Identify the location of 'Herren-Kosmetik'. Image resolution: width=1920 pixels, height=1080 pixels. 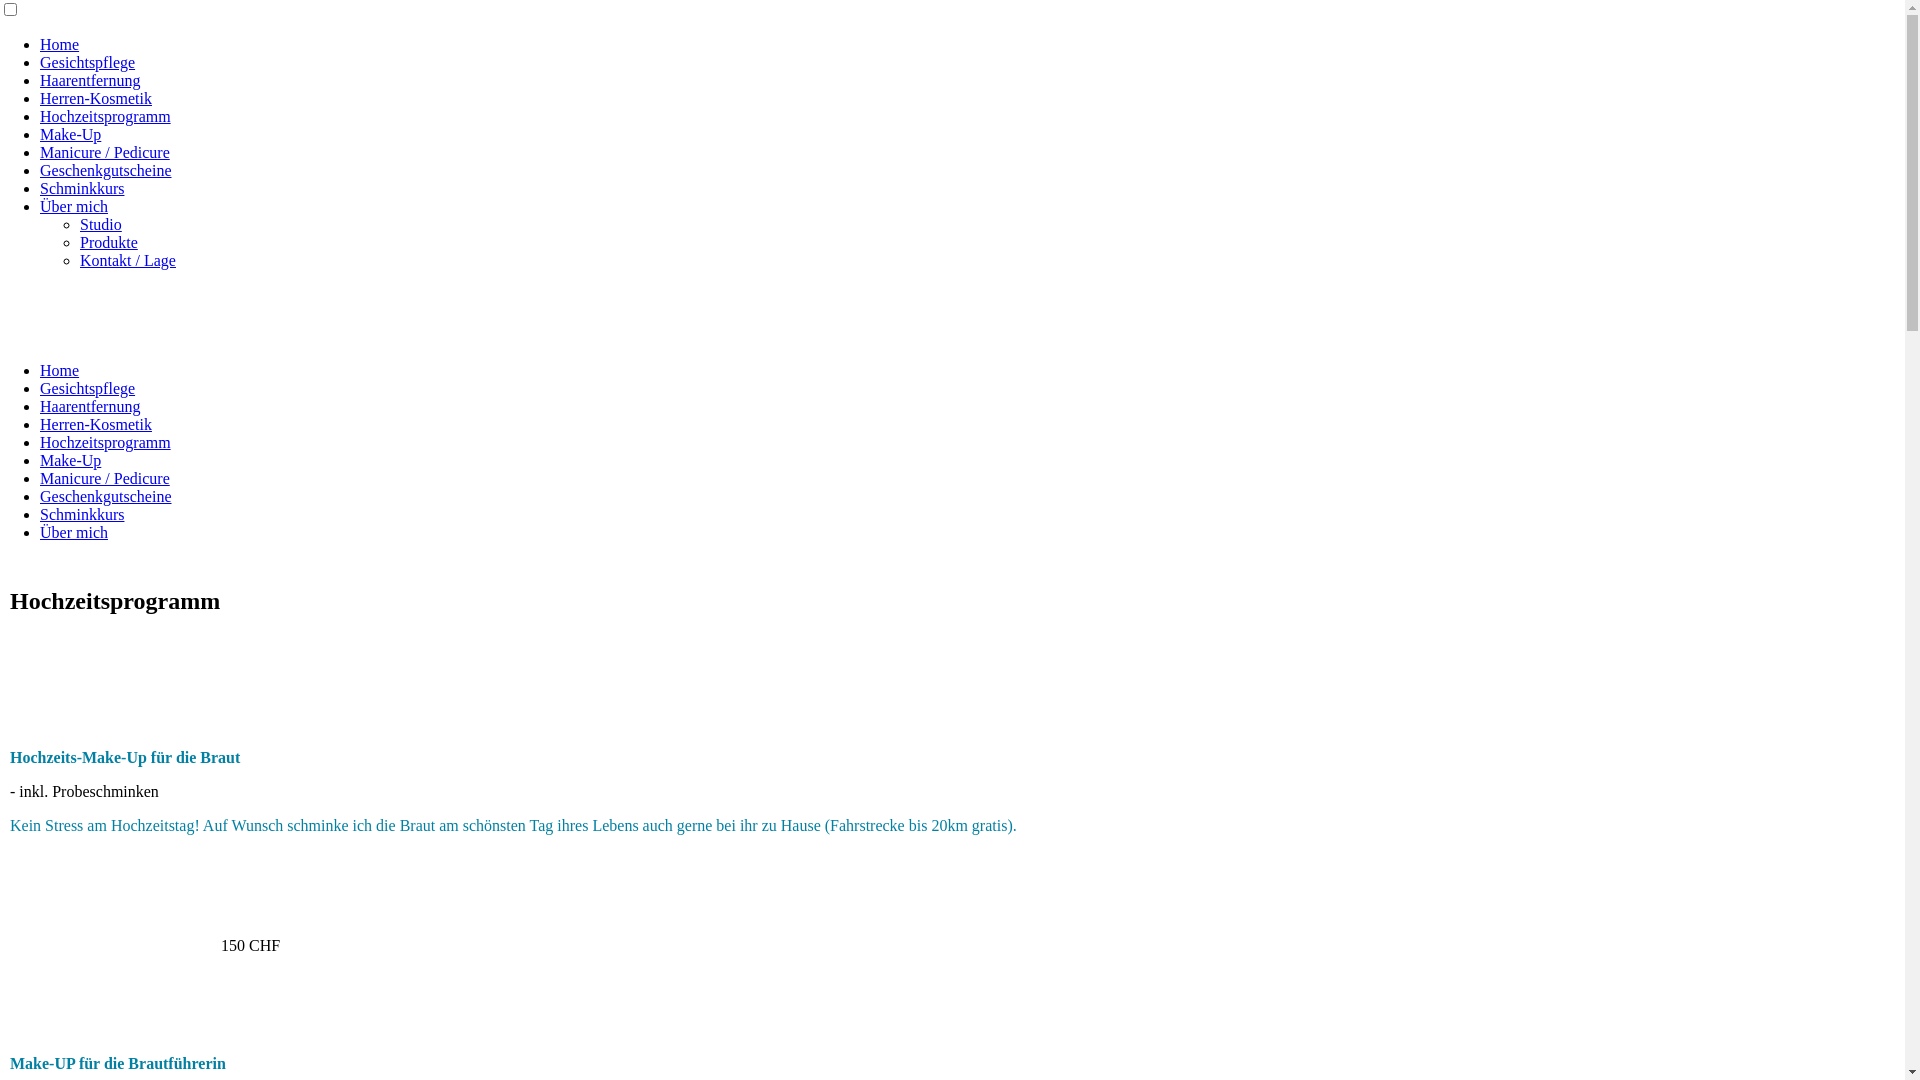
(39, 423).